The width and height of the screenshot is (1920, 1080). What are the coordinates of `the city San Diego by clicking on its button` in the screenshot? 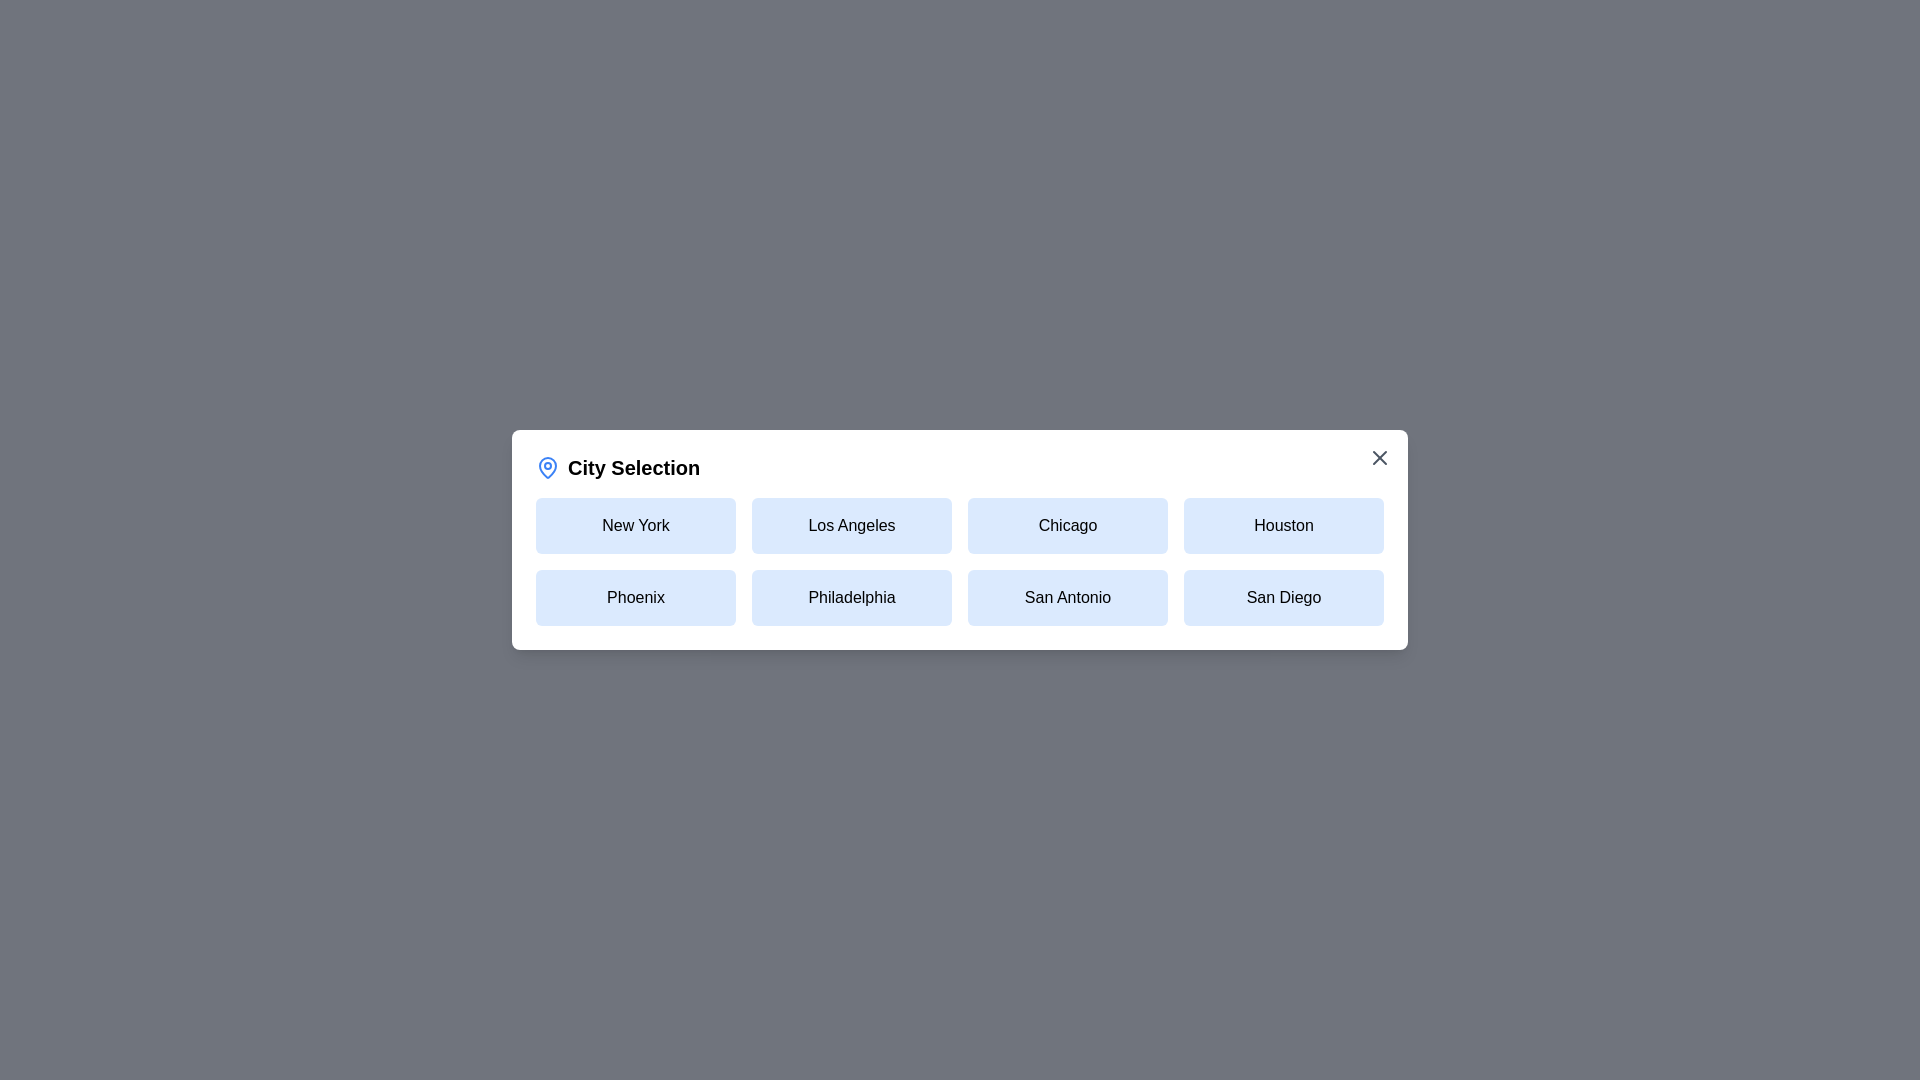 It's located at (1283, 596).